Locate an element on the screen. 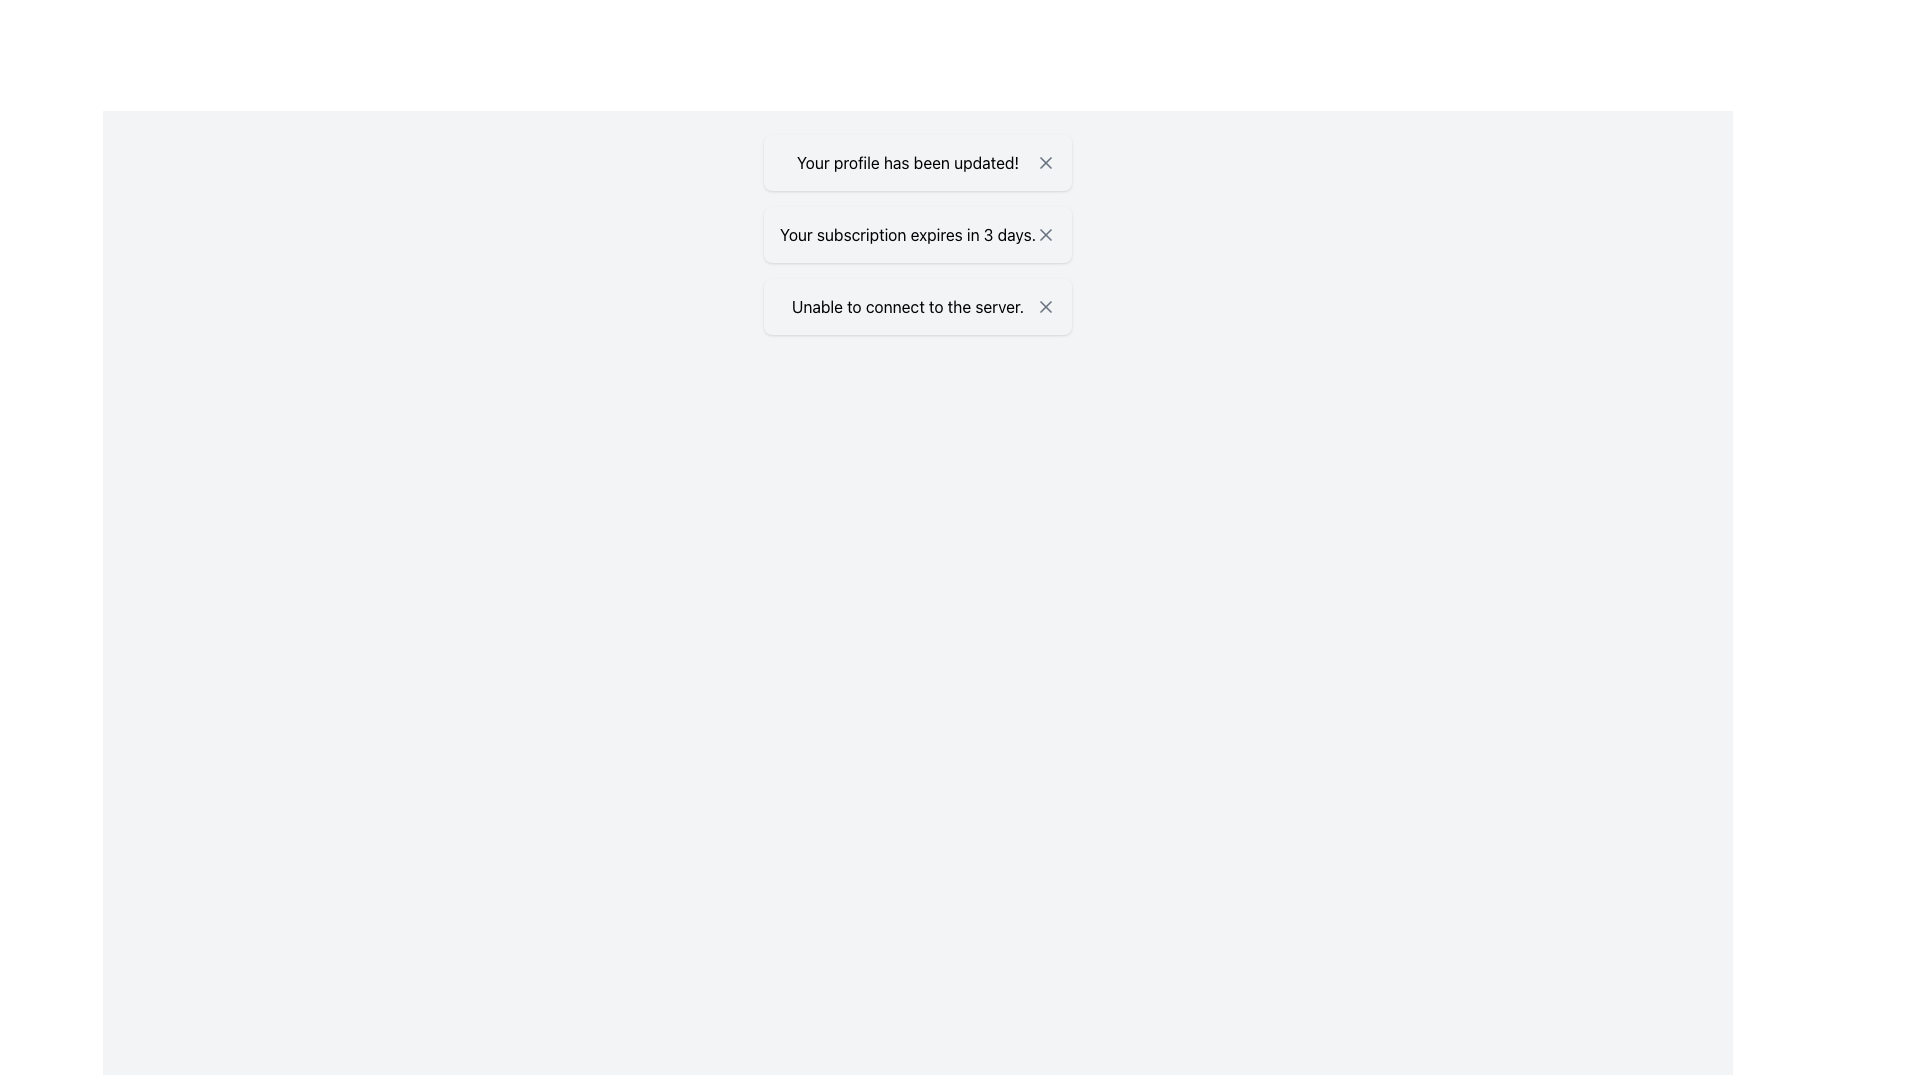 The image size is (1920, 1080). notification text that states 'Your subscription expires in 3 days.' which is part of the second notification card with a light yellow background is located at coordinates (906, 234).